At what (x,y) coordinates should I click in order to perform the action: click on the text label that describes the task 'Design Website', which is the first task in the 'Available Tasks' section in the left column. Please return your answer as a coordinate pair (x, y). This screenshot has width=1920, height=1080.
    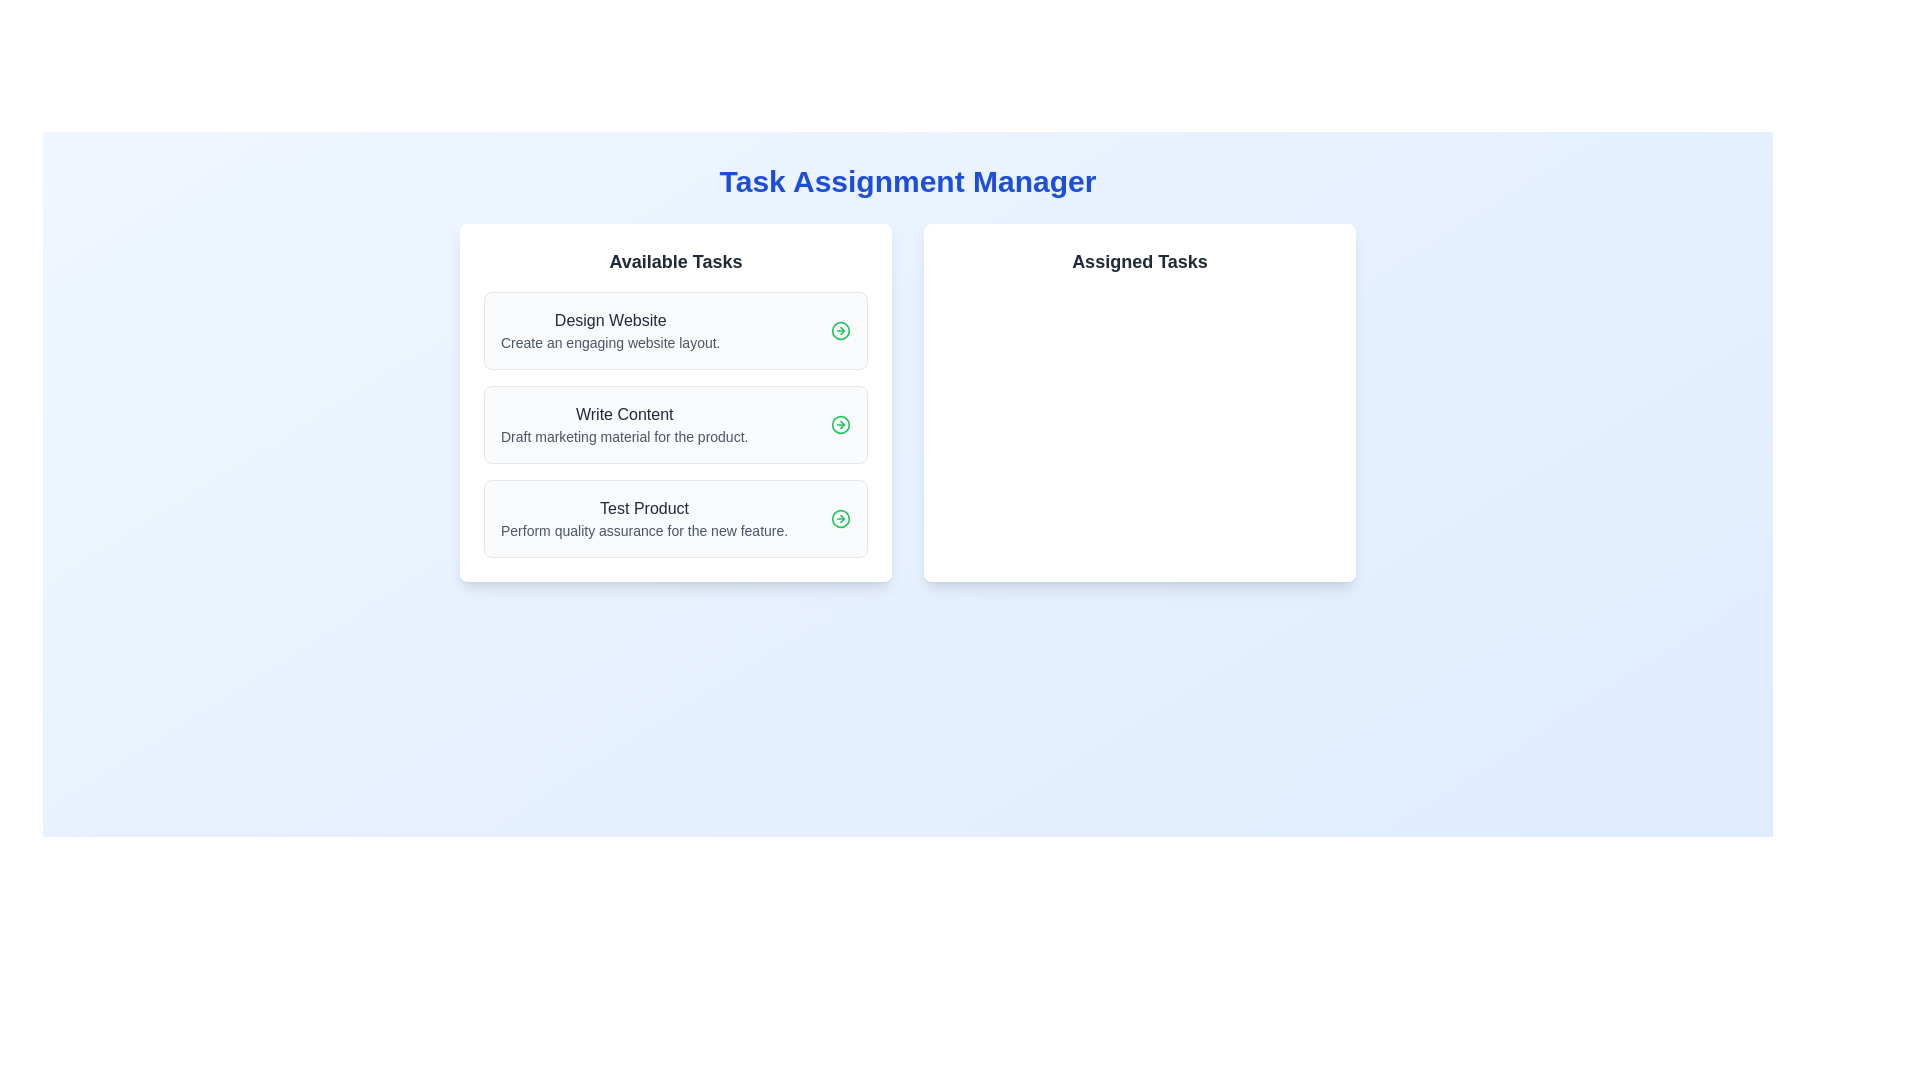
    Looking at the image, I should click on (609, 330).